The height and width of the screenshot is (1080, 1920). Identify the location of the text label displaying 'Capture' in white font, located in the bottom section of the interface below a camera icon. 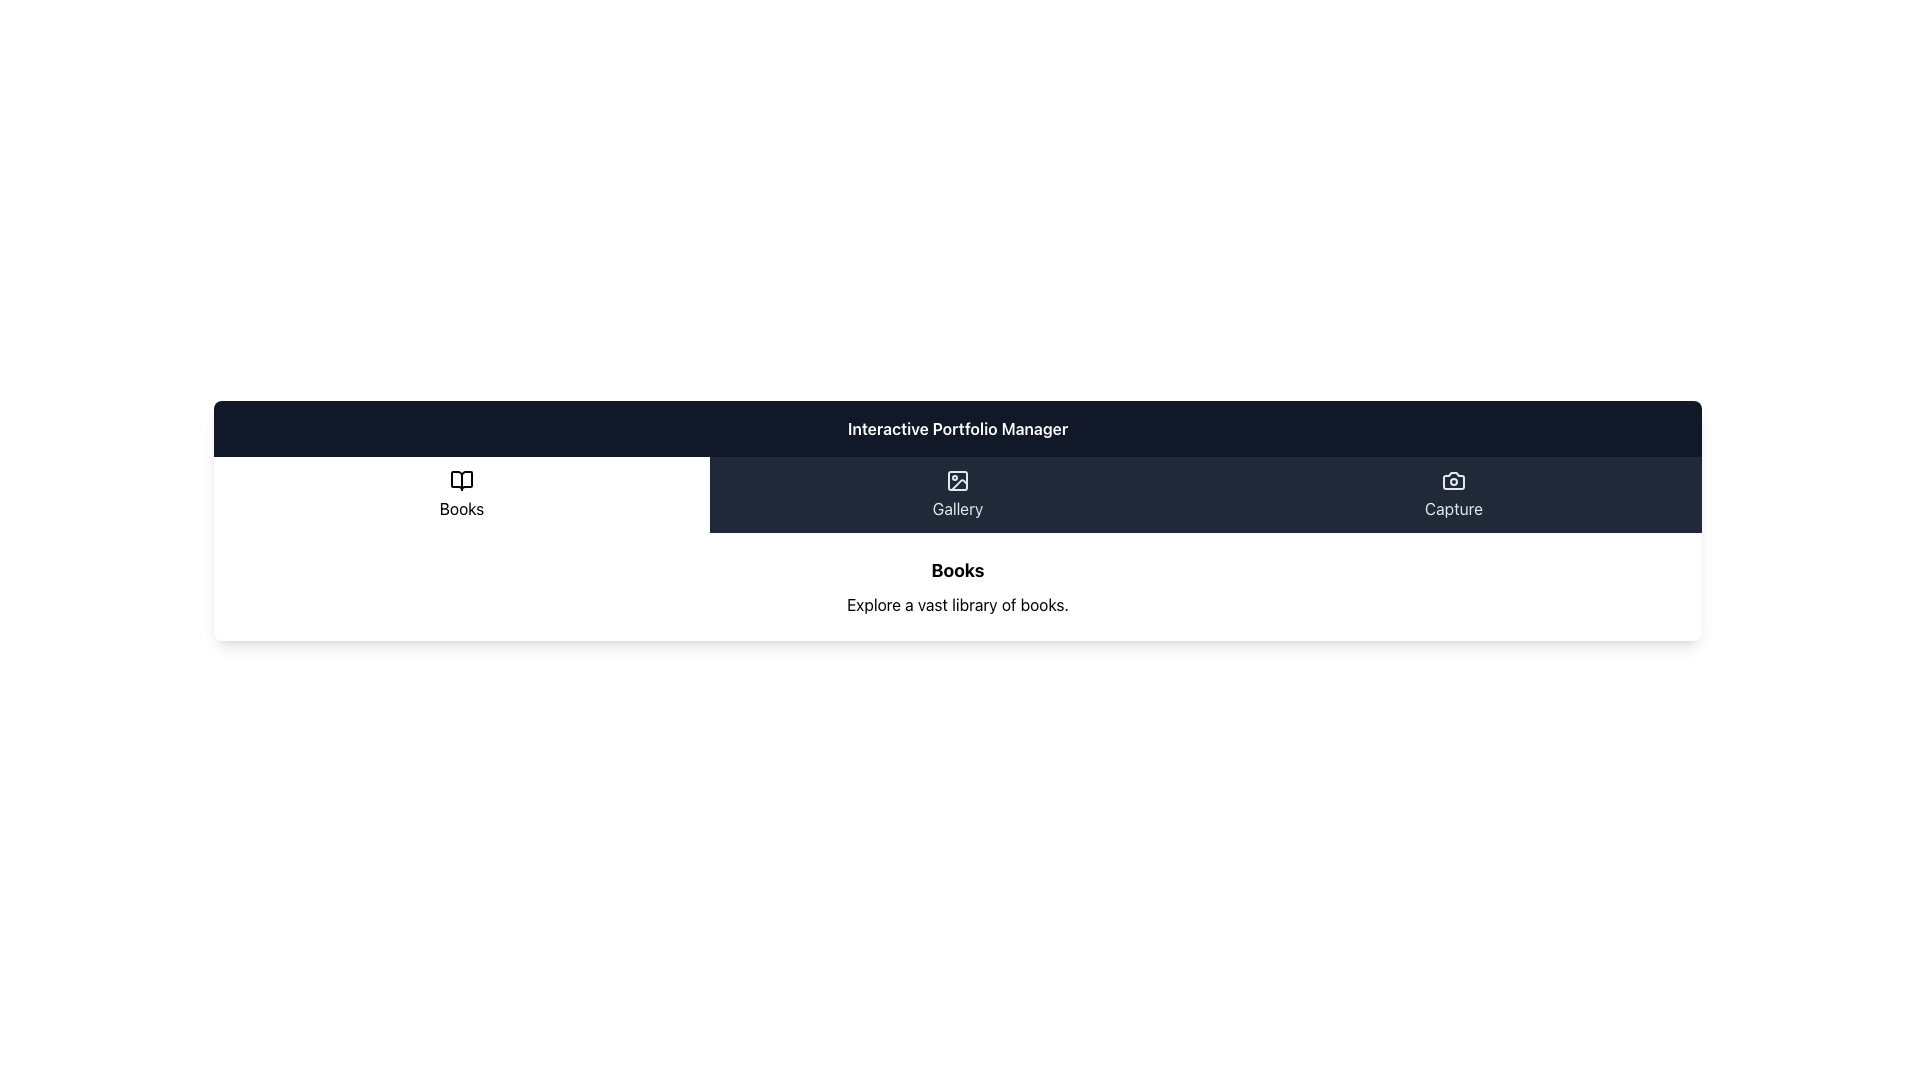
(1454, 508).